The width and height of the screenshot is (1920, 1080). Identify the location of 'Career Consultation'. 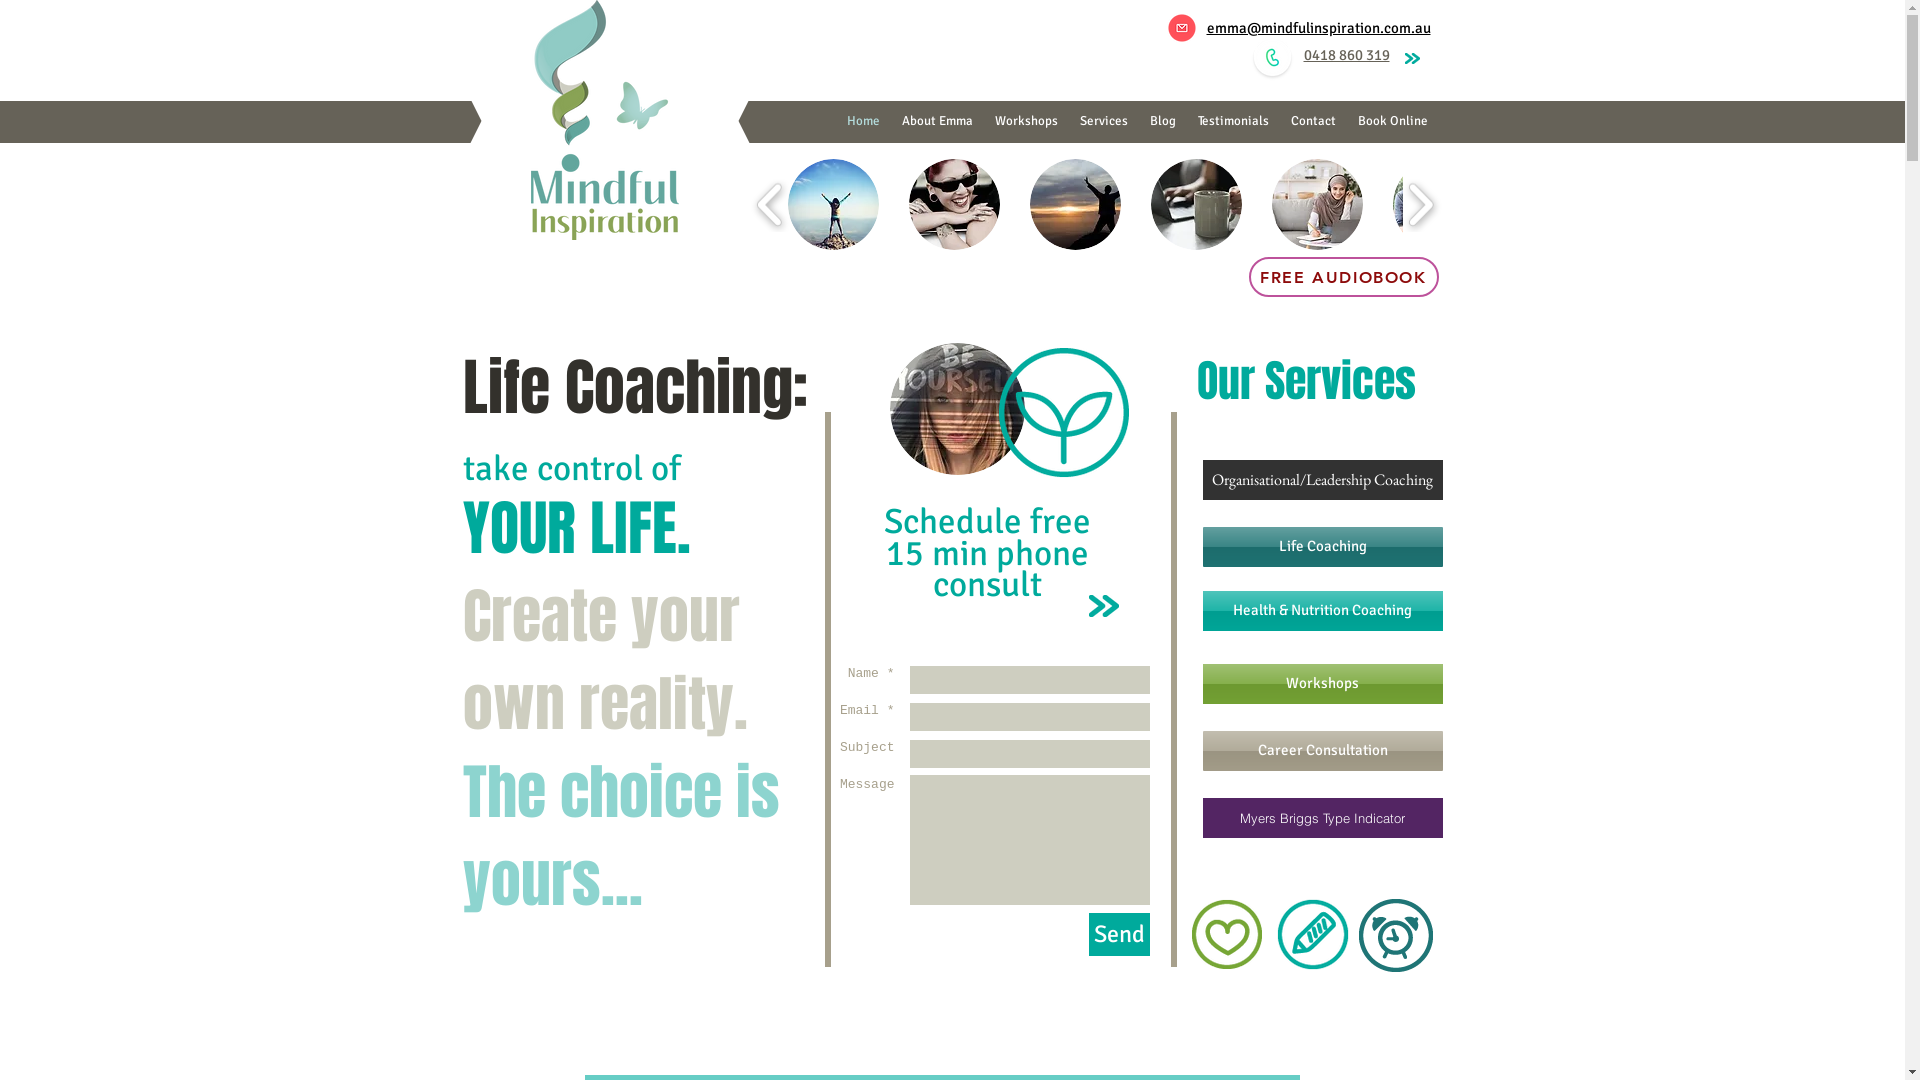
(1200, 751).